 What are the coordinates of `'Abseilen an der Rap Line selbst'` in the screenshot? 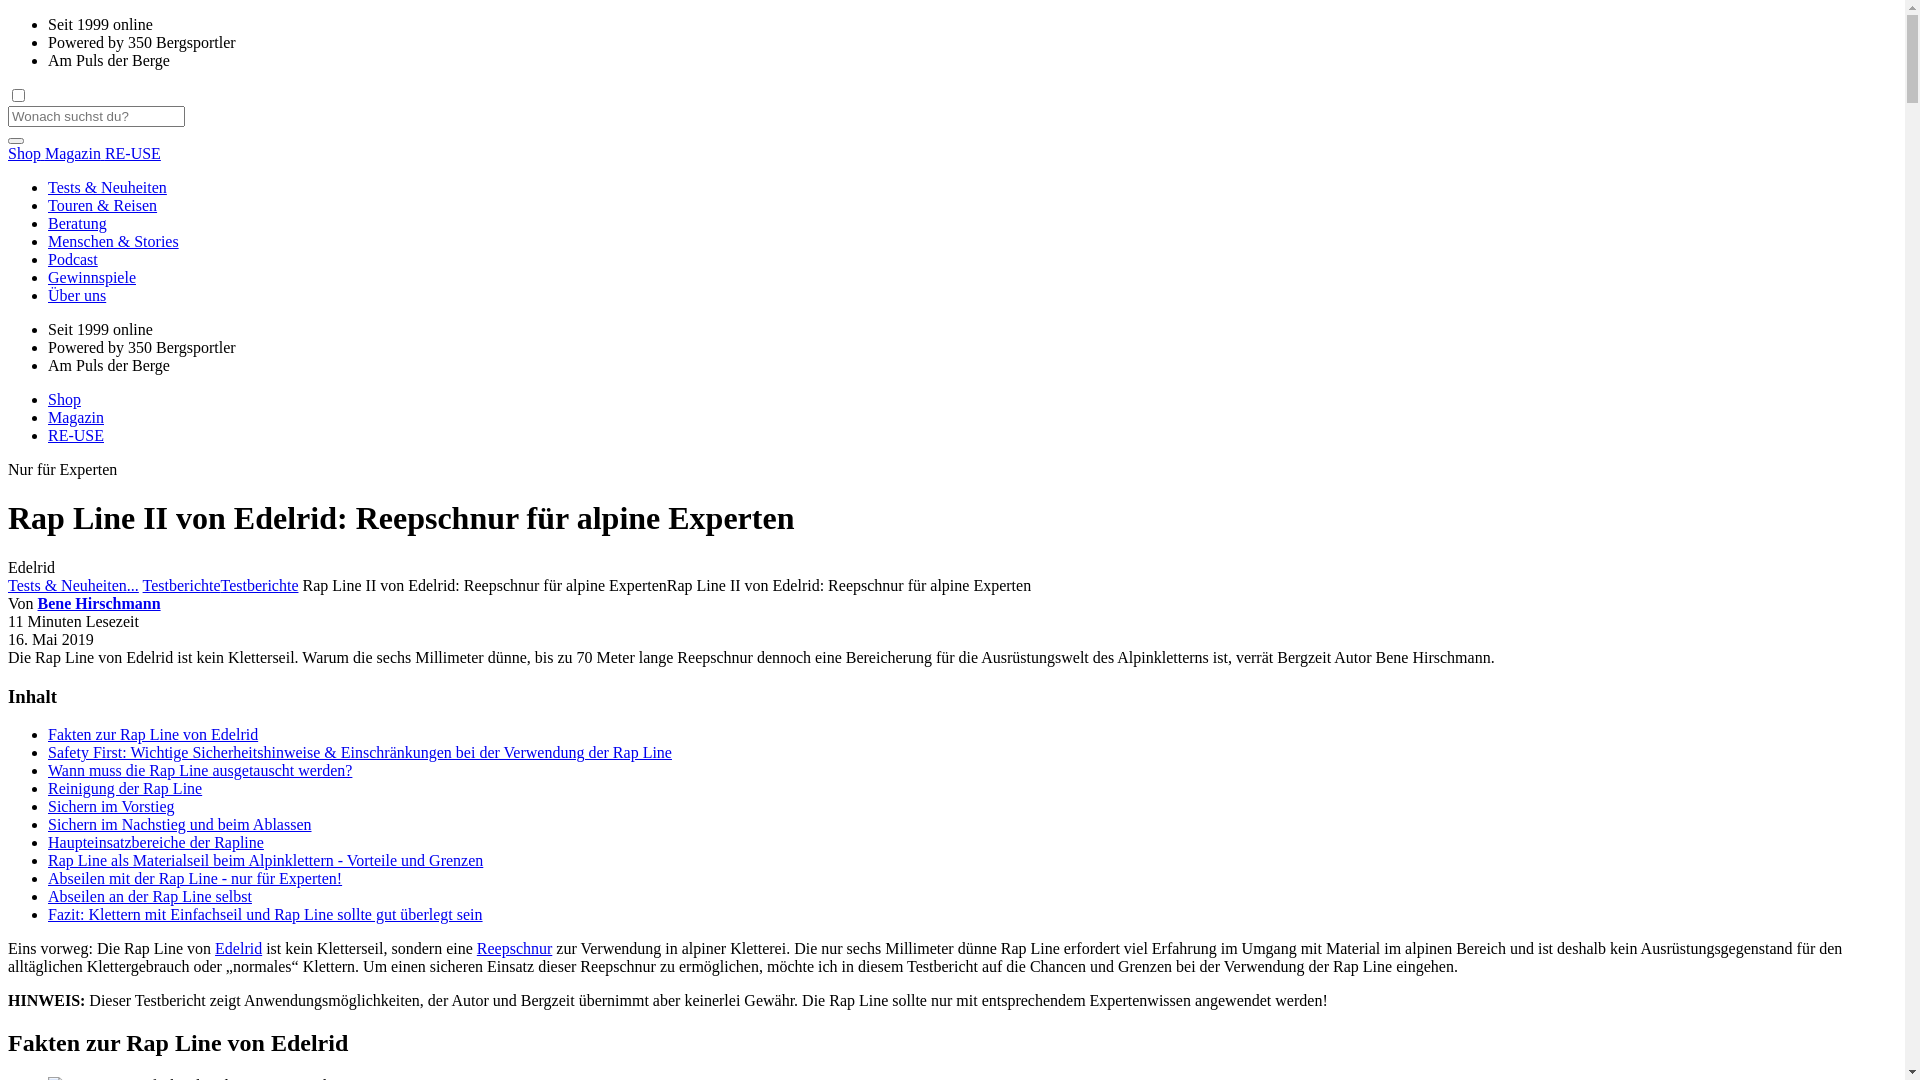 It's located at (148, 895).